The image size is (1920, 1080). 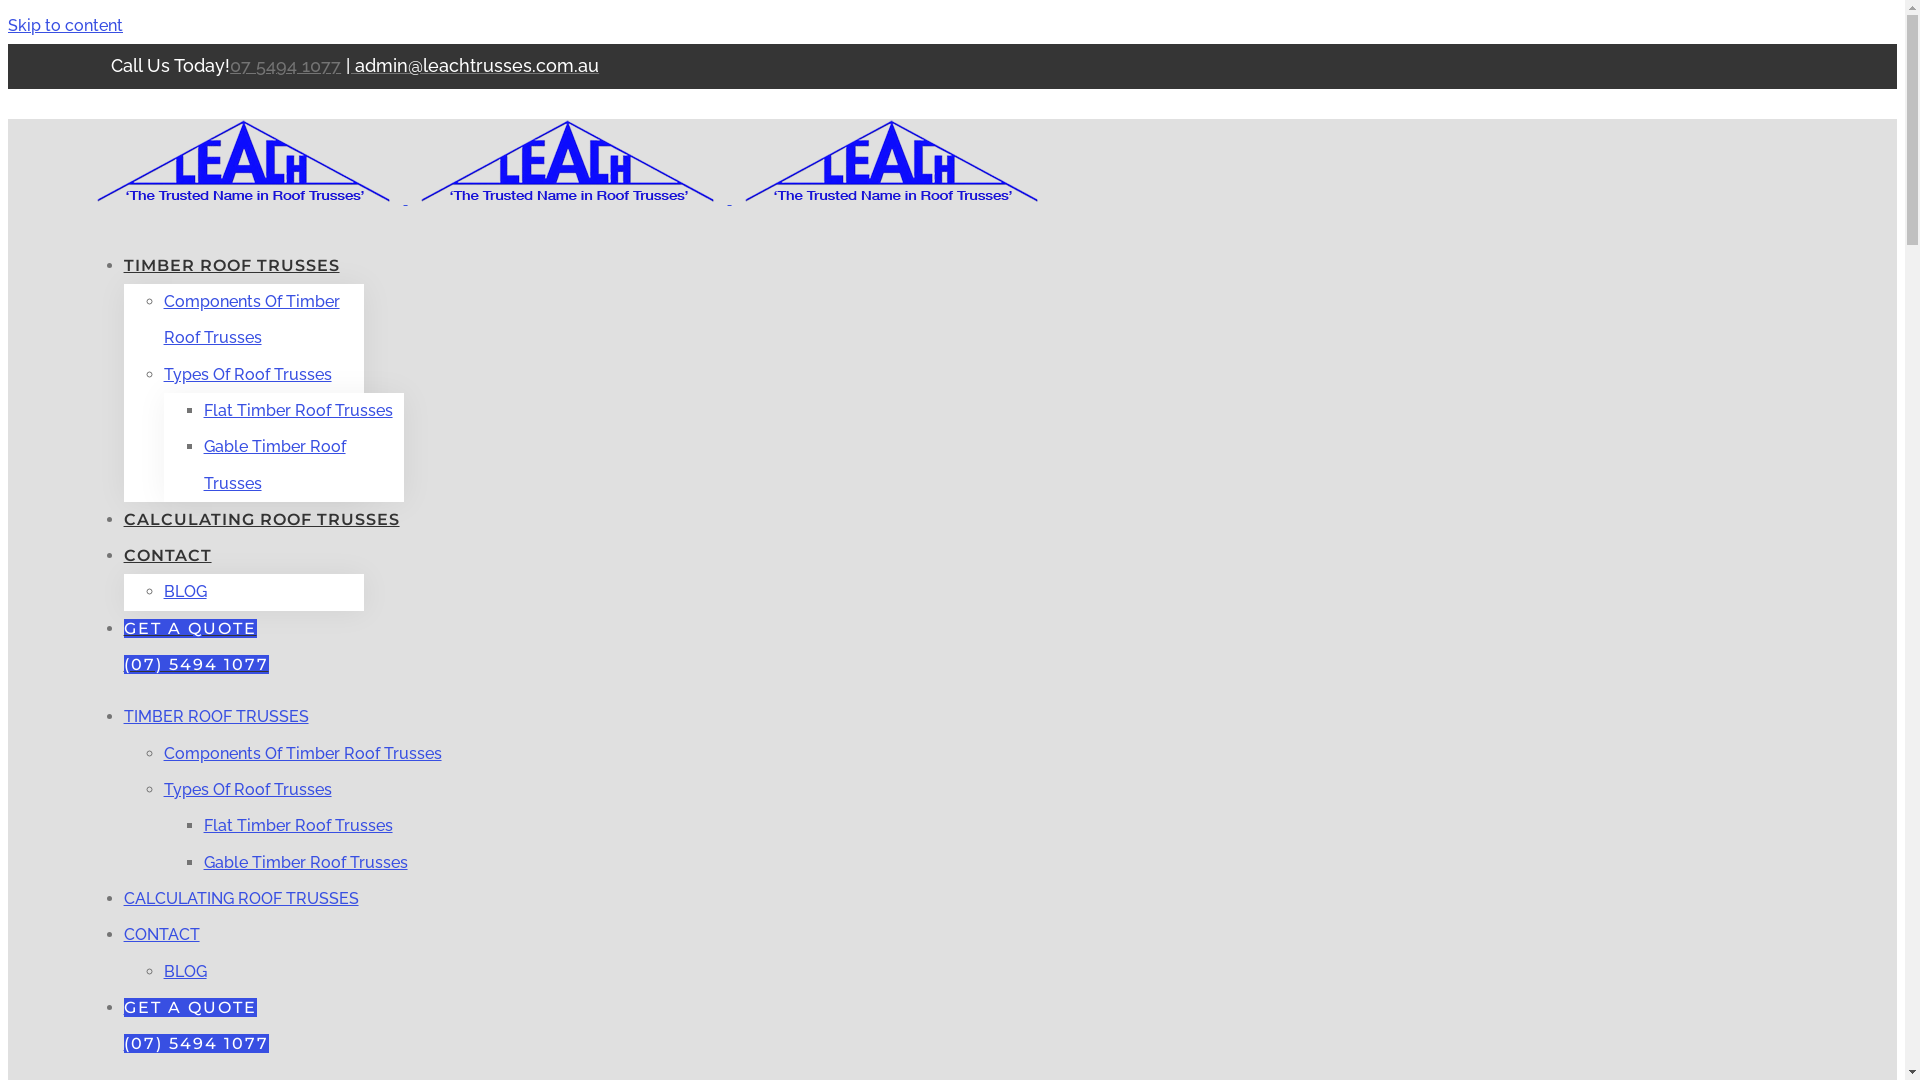 I want to click on '| admin@leachtrusses.com.au', so click(x=471, y=65).